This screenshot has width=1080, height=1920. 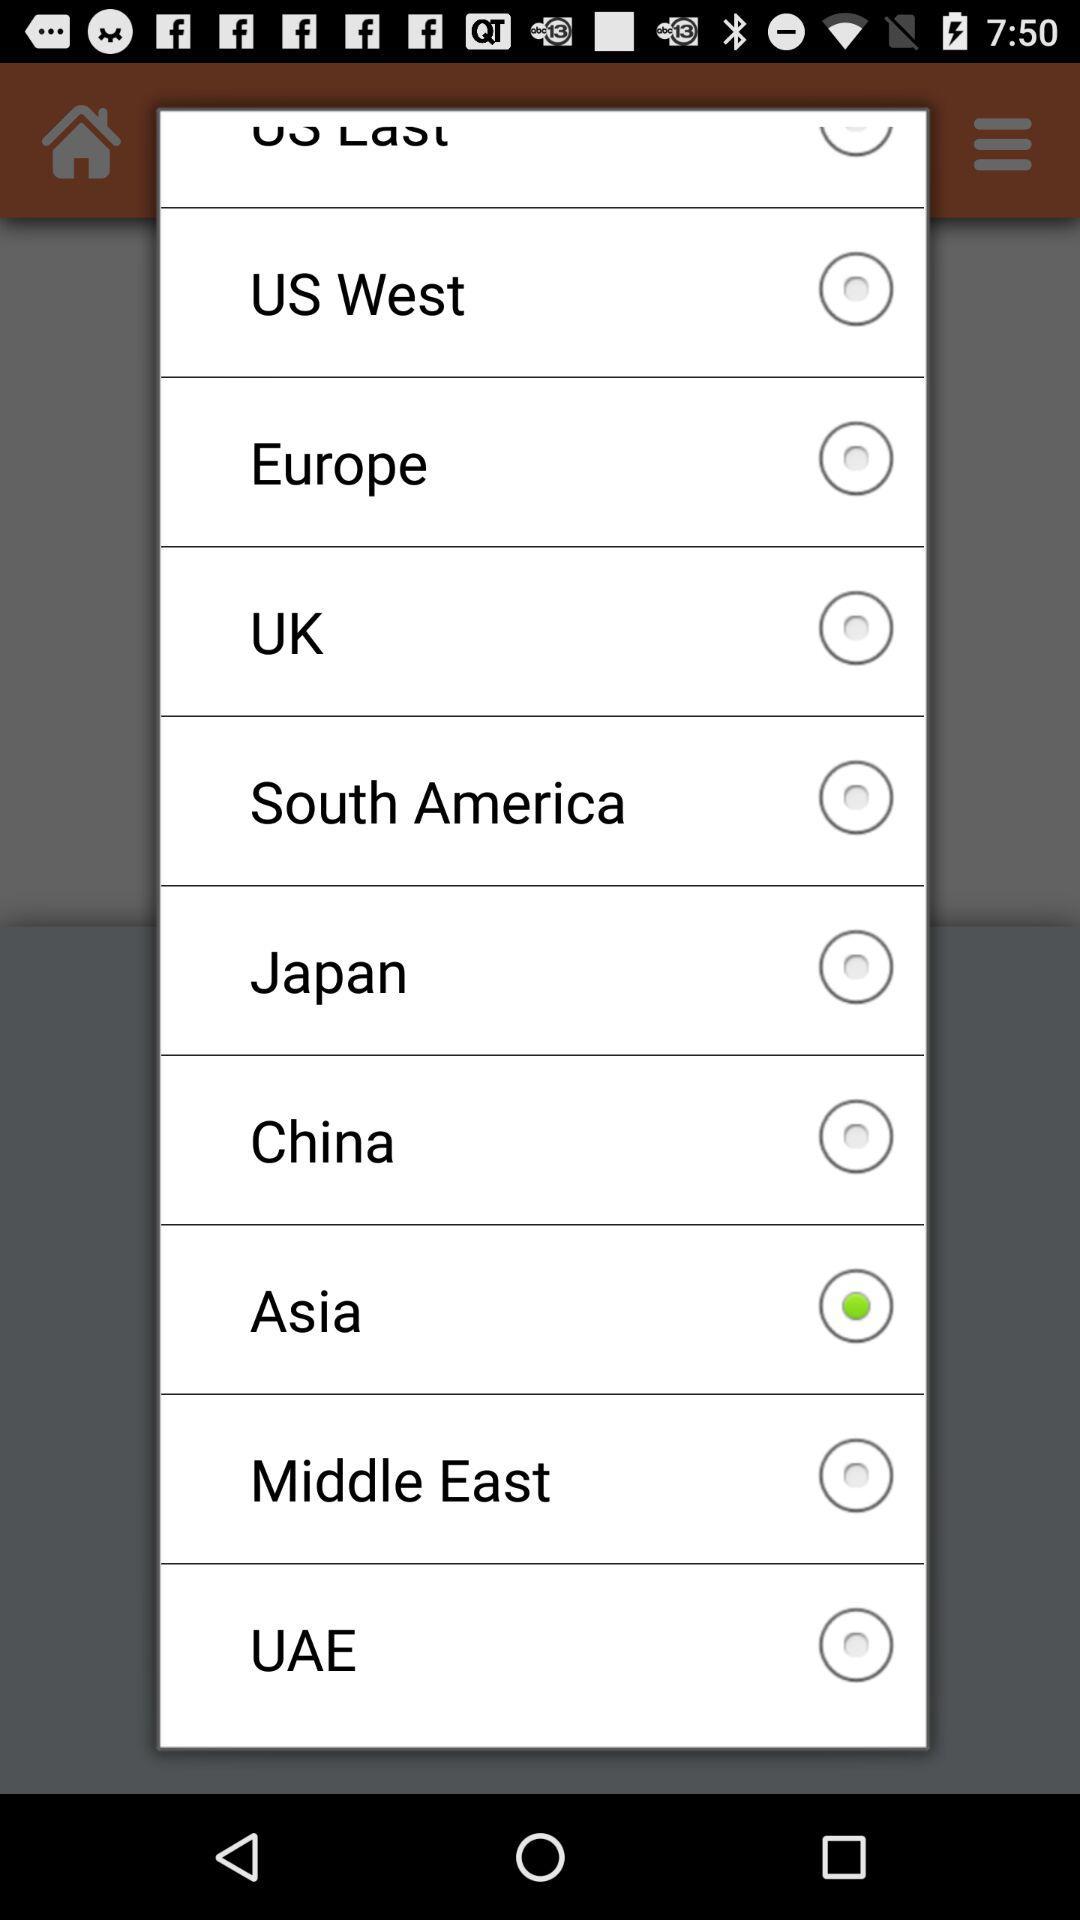 I want to click on checkbox below the     middle east, so click(x=542, y=1648).